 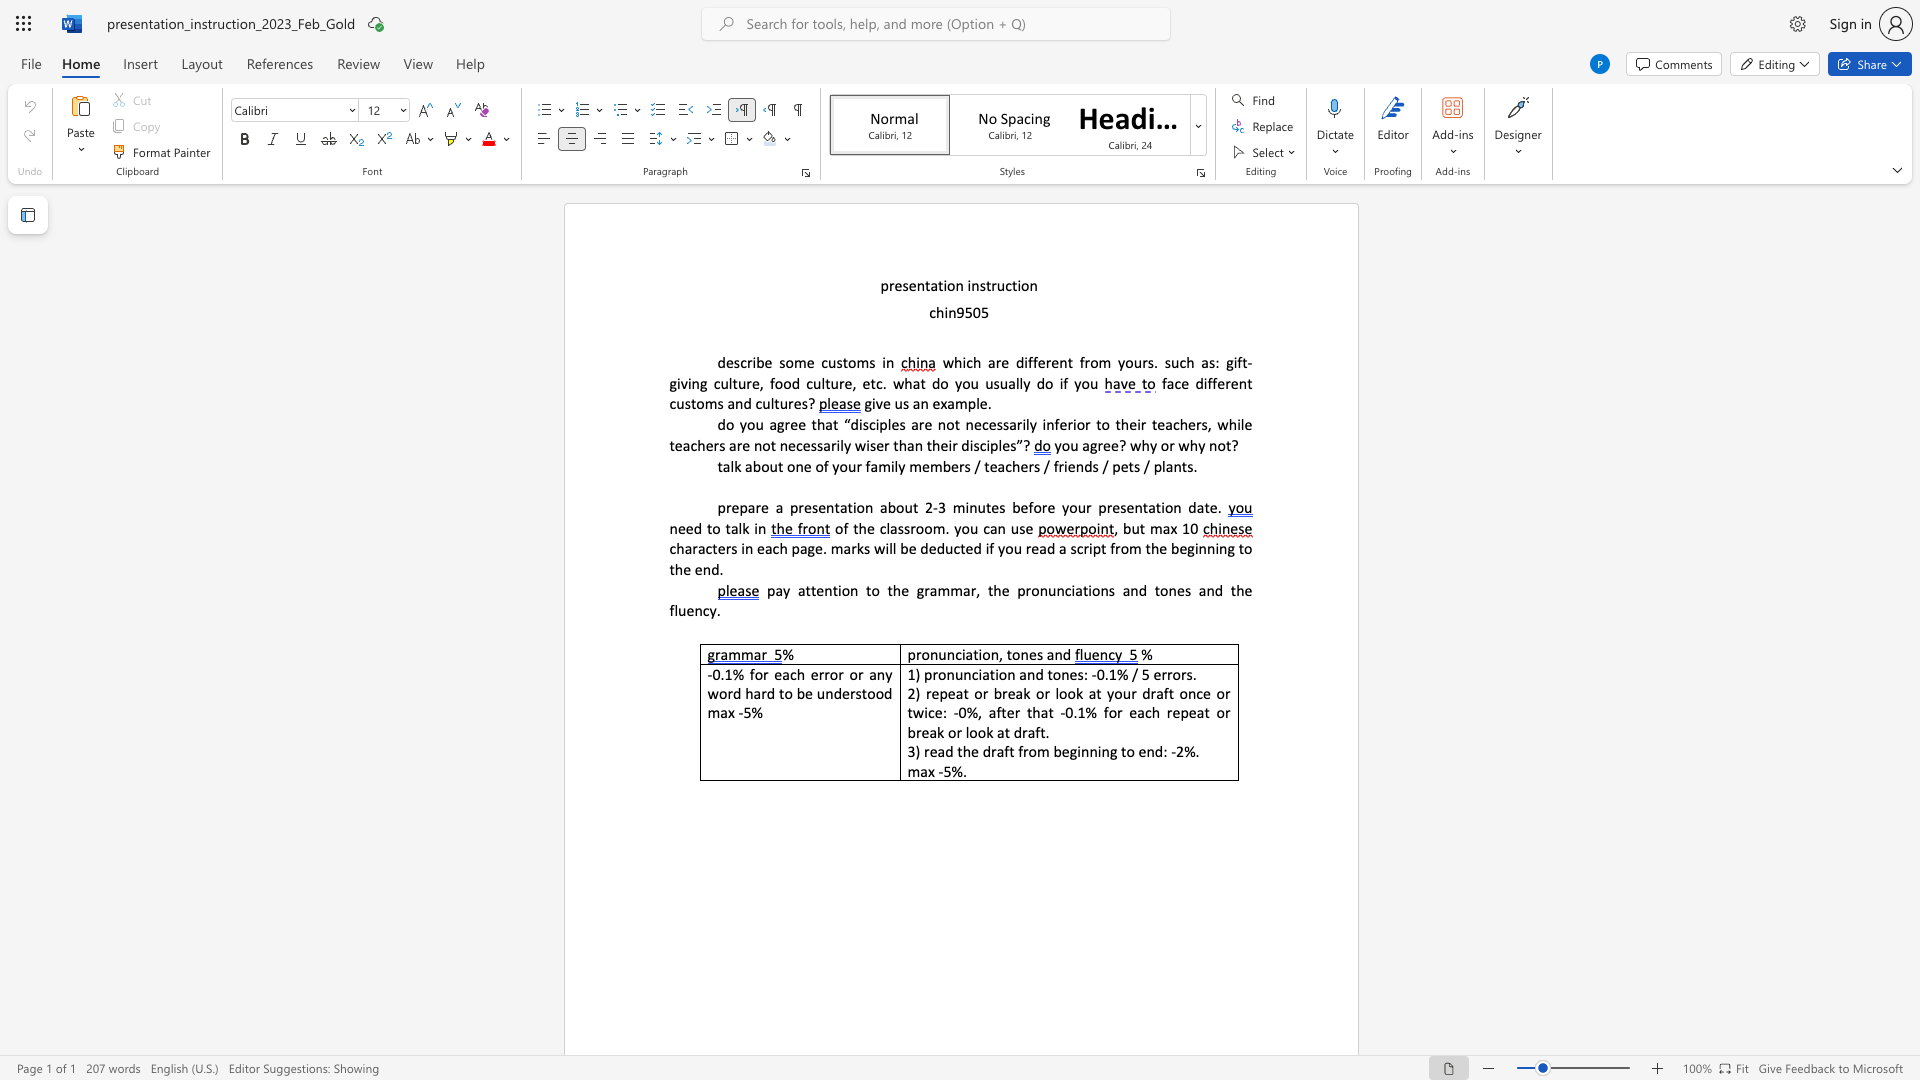 I want to click on the subset text "agree? why or why not?" within the text "you agree? why or why not?", so click(x=1081, y=444).